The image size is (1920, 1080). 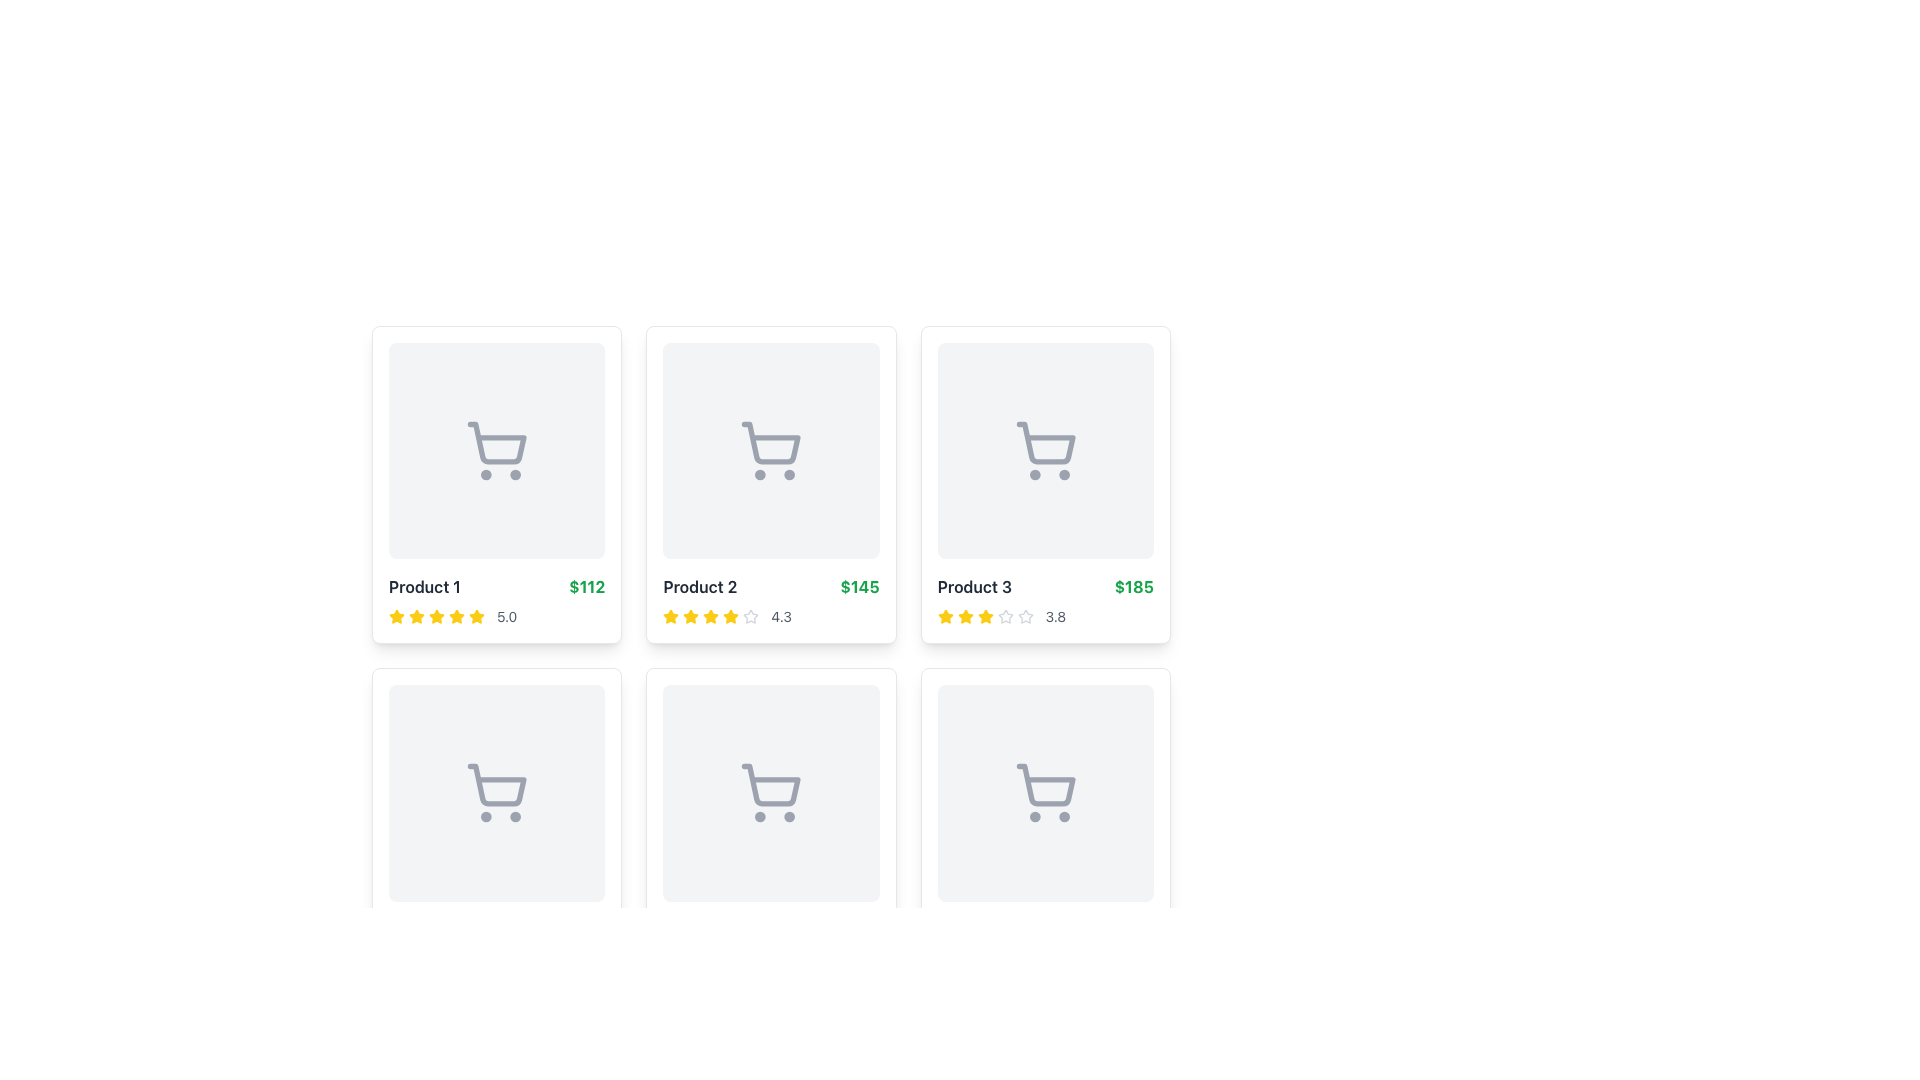 I want to click on the shopping cart icon located in the center of the middle row of the grid layout, so click(x=770, y=792).